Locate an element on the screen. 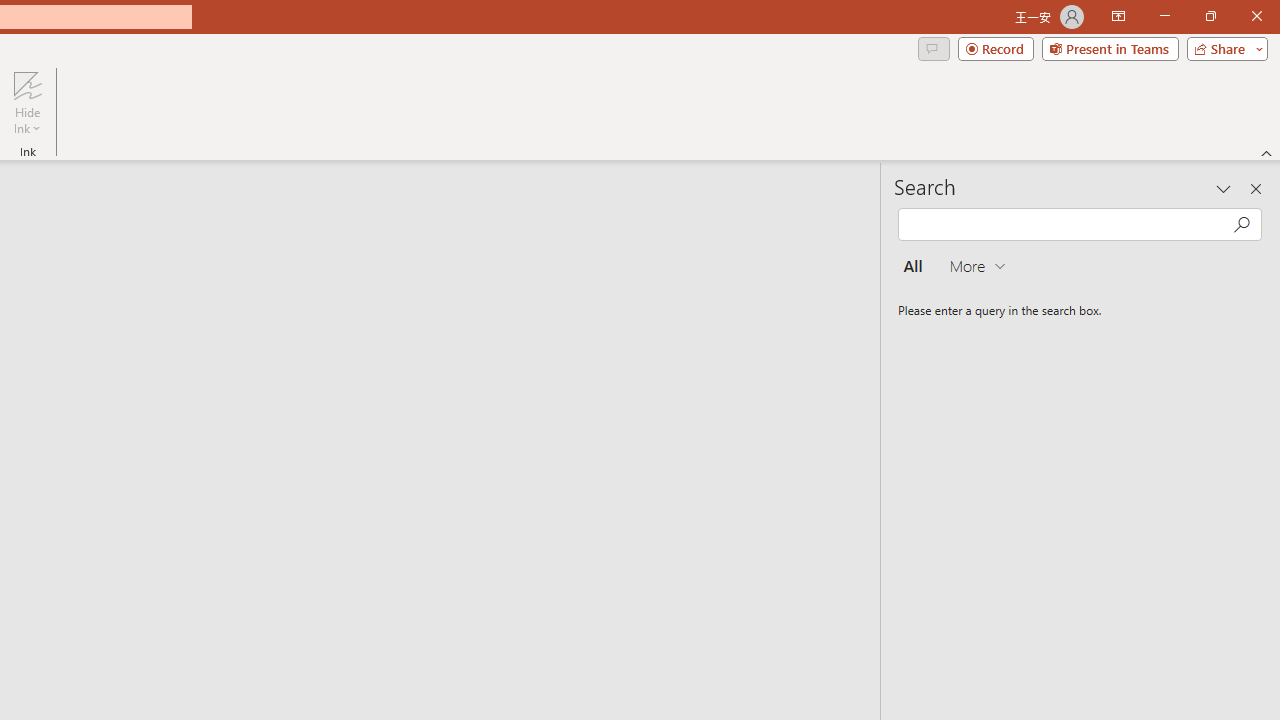 The height and width of the screenshot is (720, 1280). 'Hide Ink' is located at coordinates (27, 103).